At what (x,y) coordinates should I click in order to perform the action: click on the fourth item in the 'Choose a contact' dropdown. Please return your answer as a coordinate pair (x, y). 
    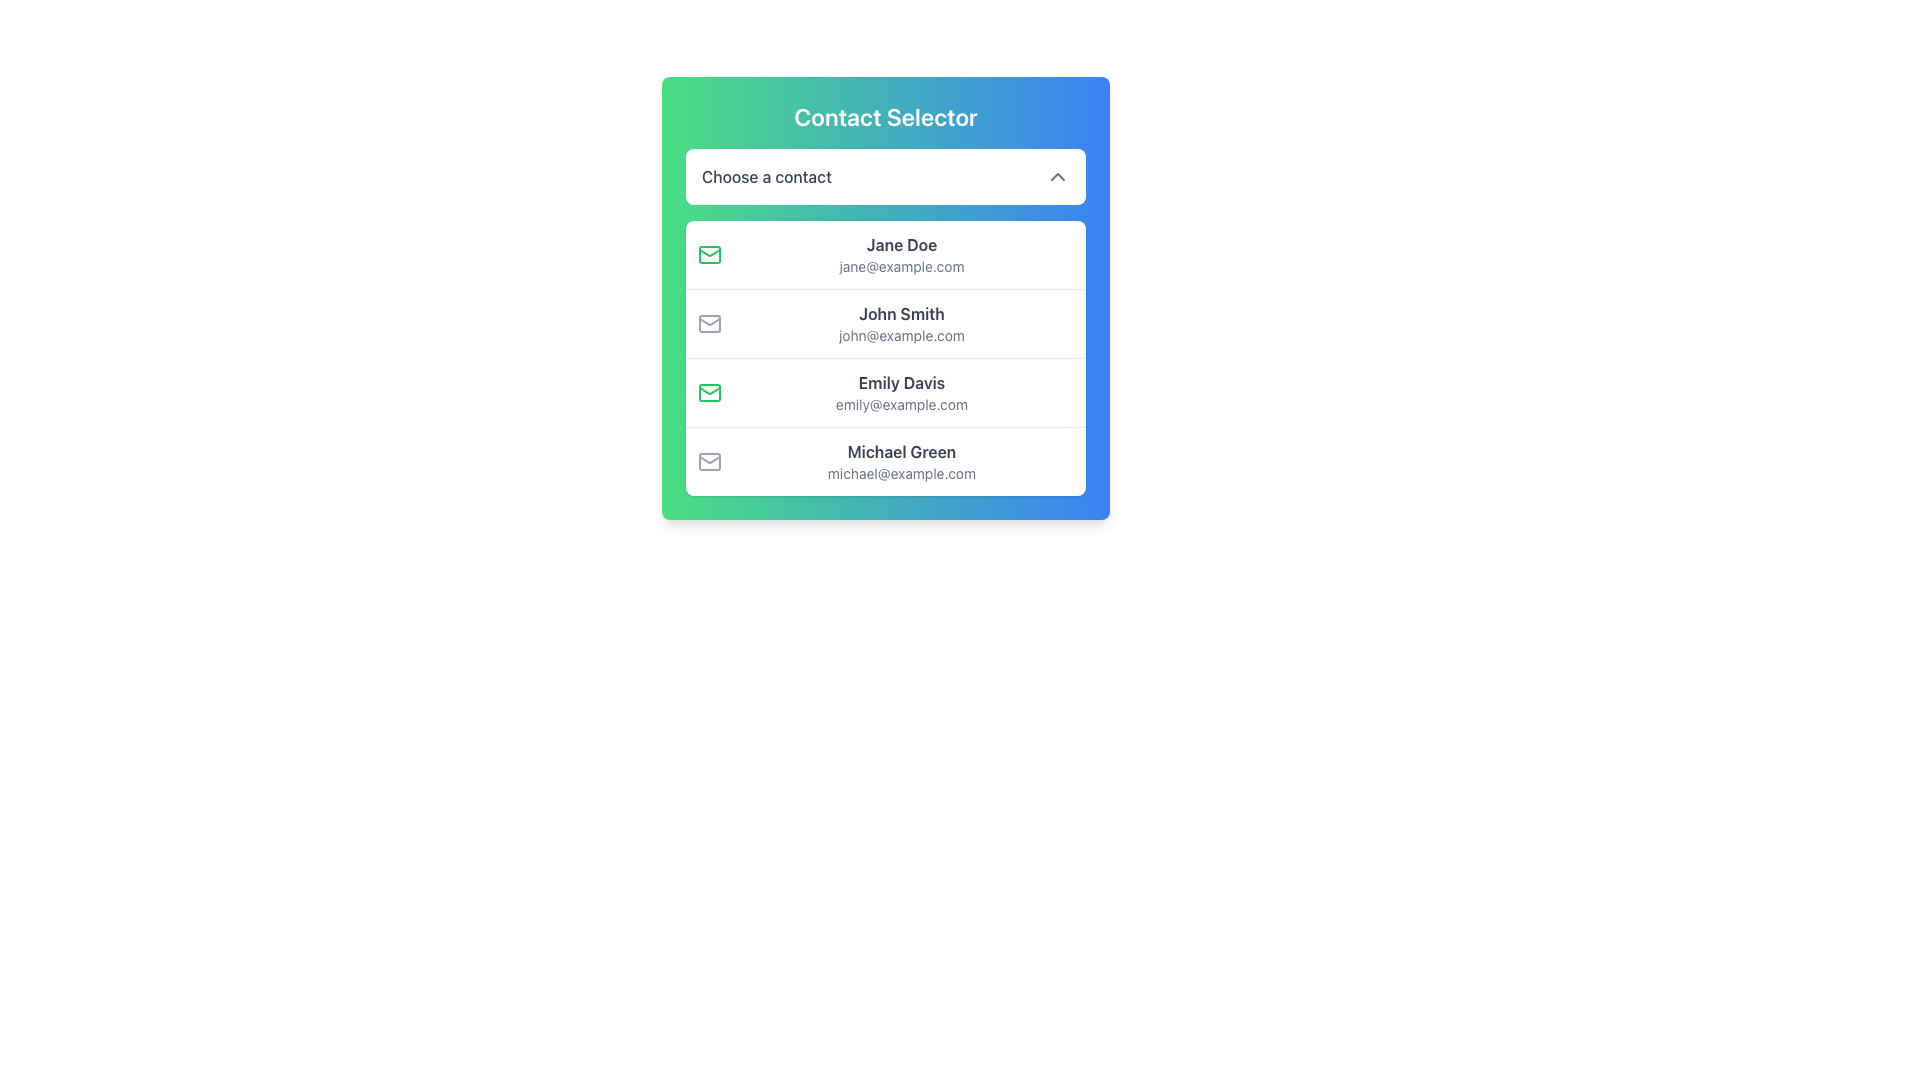
    Looking at the image, I should click on (901, 462).